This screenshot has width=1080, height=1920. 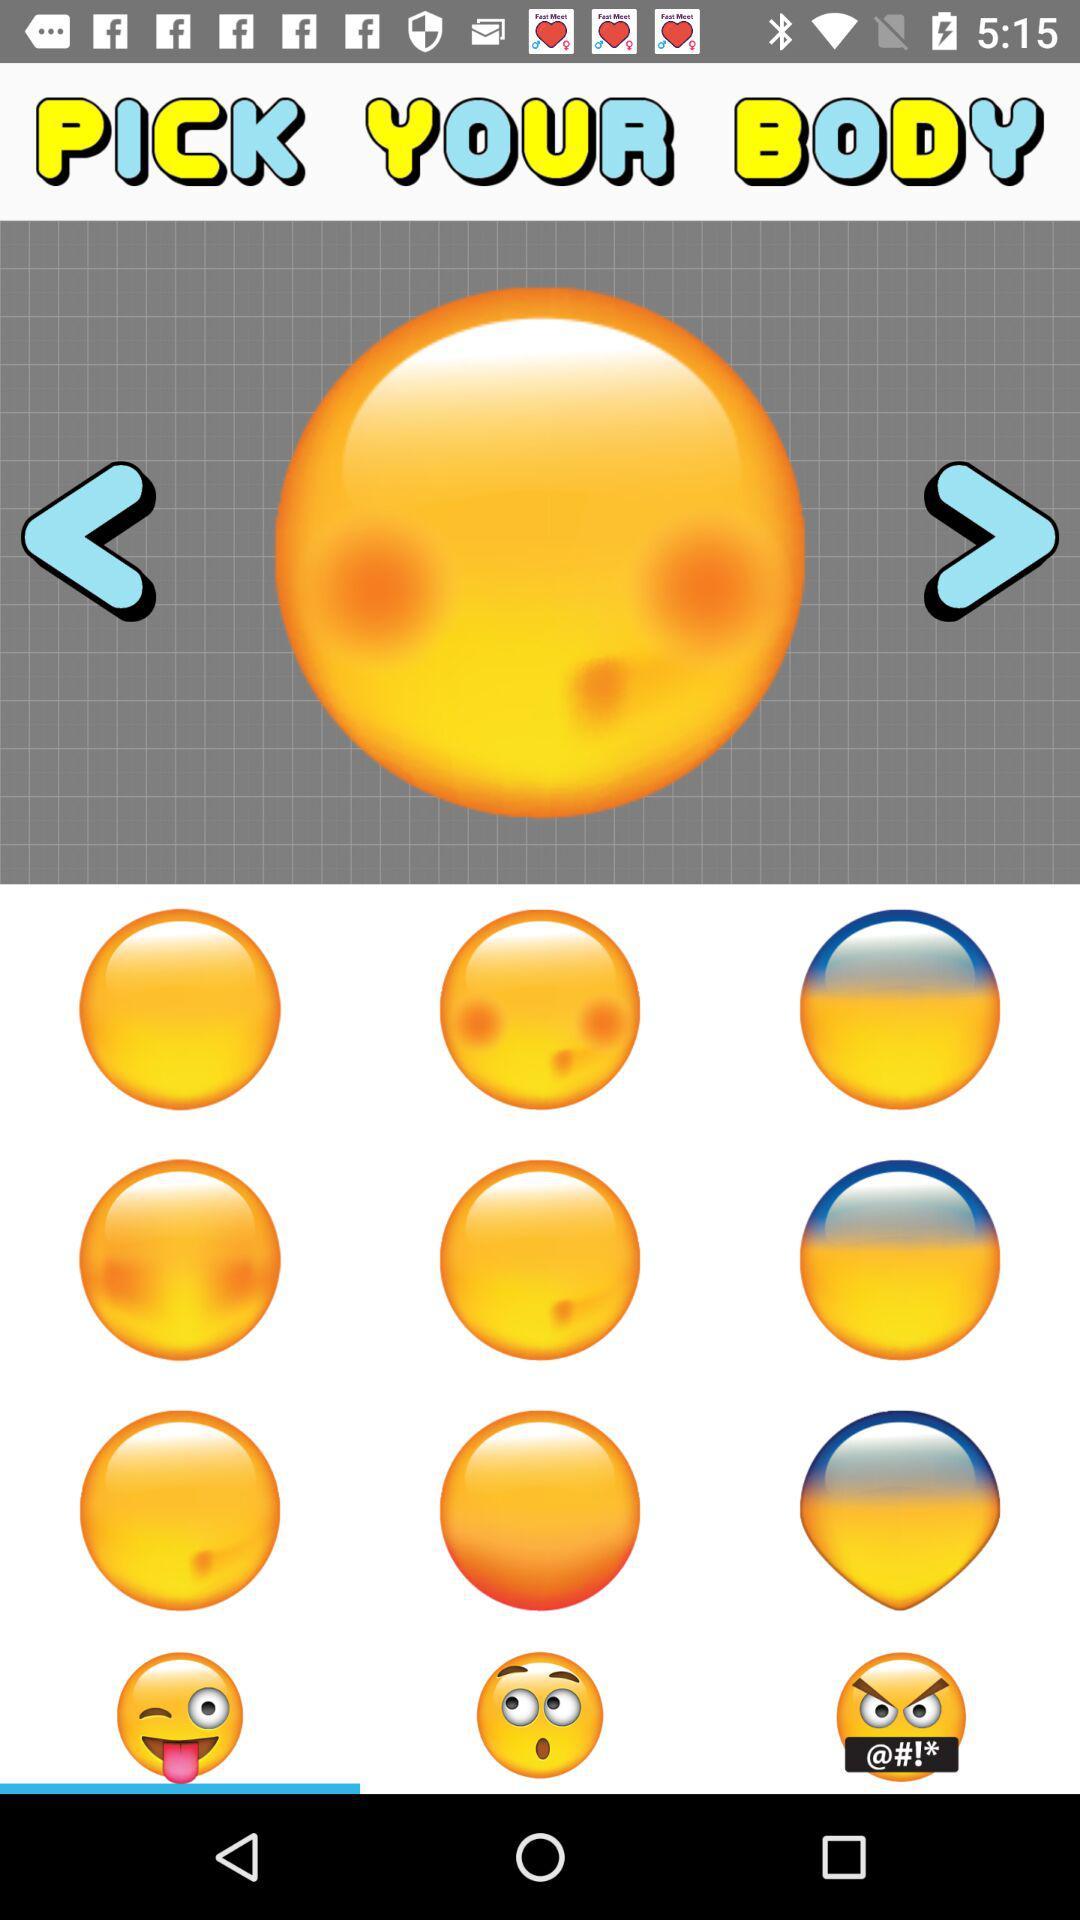 What do you see at coordinates (540, 1714) in the screenshot?
I see `expression menu` at bounding box center [540, 1714].